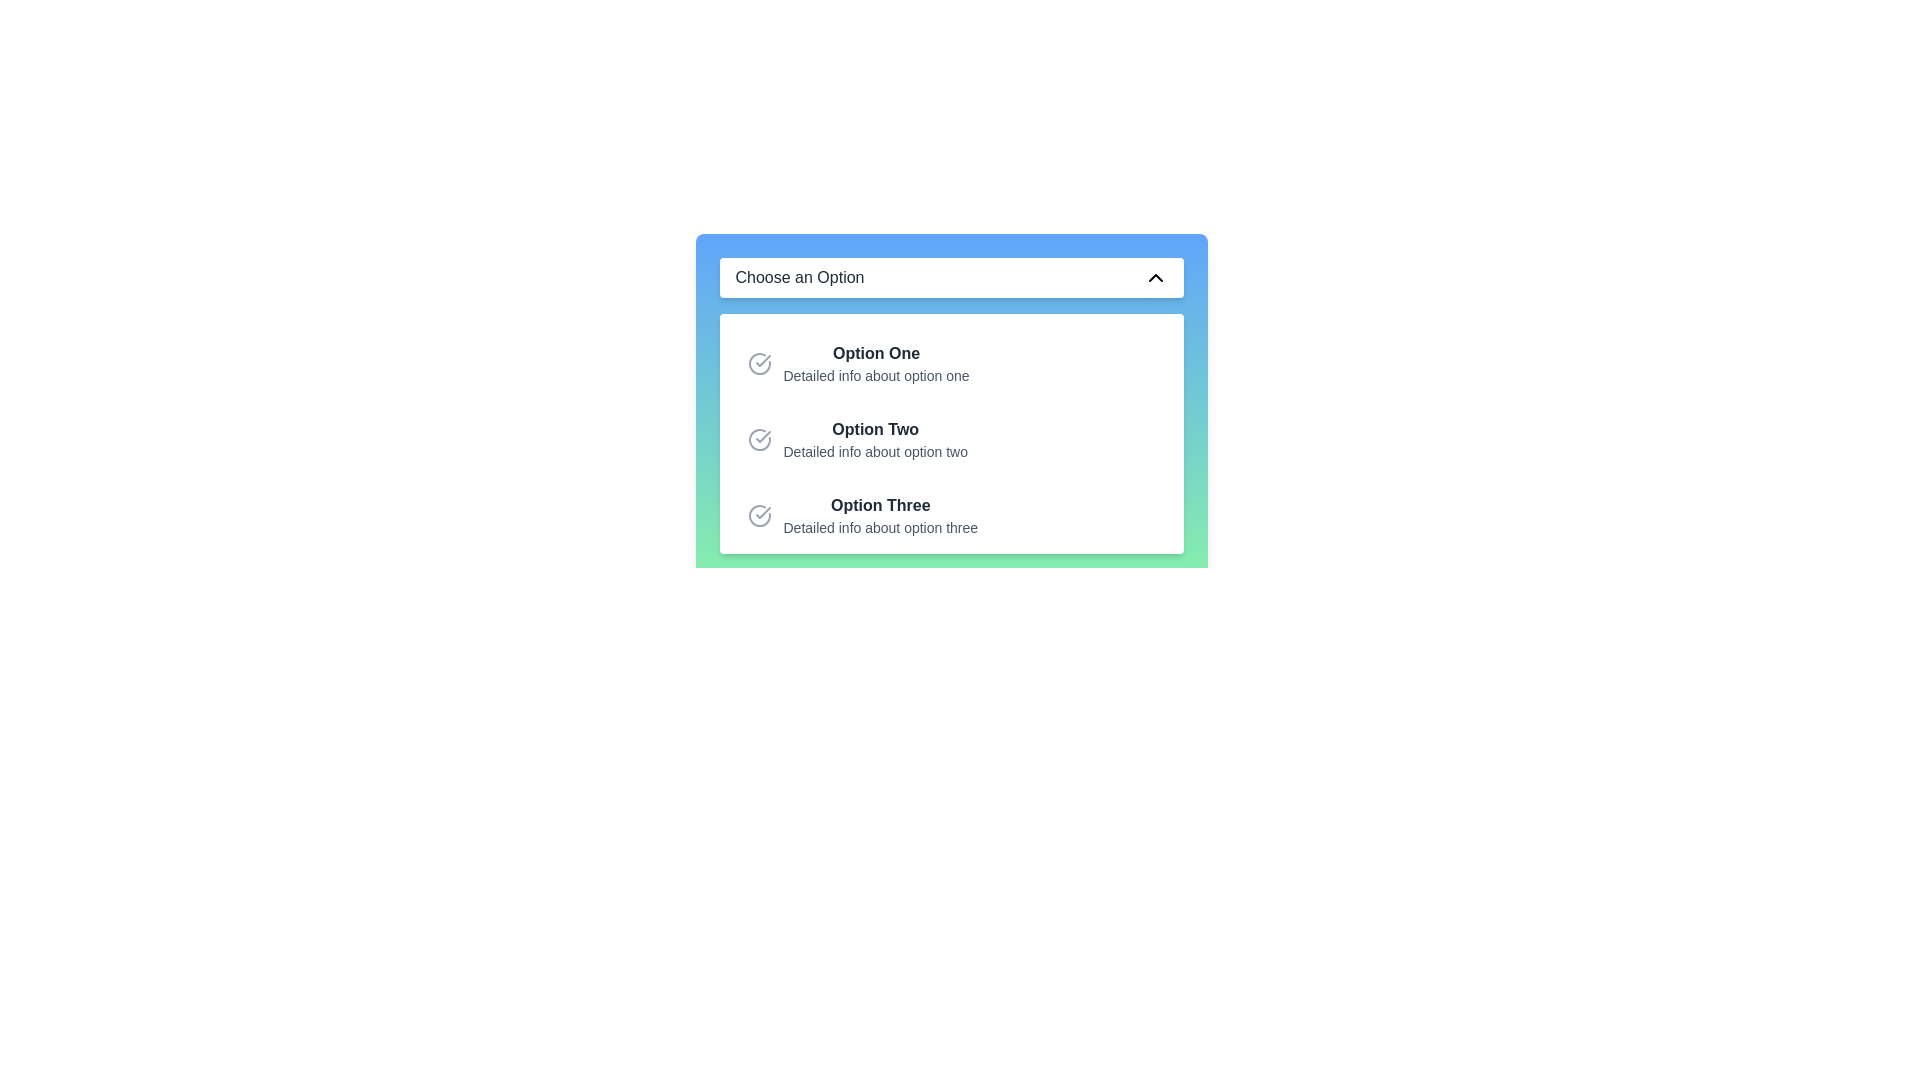 The image size is (1920, 1080). Describe the element at coordinates (758, 438) in the screenshot. I see `the non-interactive icon indicating the selection status of 'Option Two', which is located at the leftmost position within the second option block` at that location.